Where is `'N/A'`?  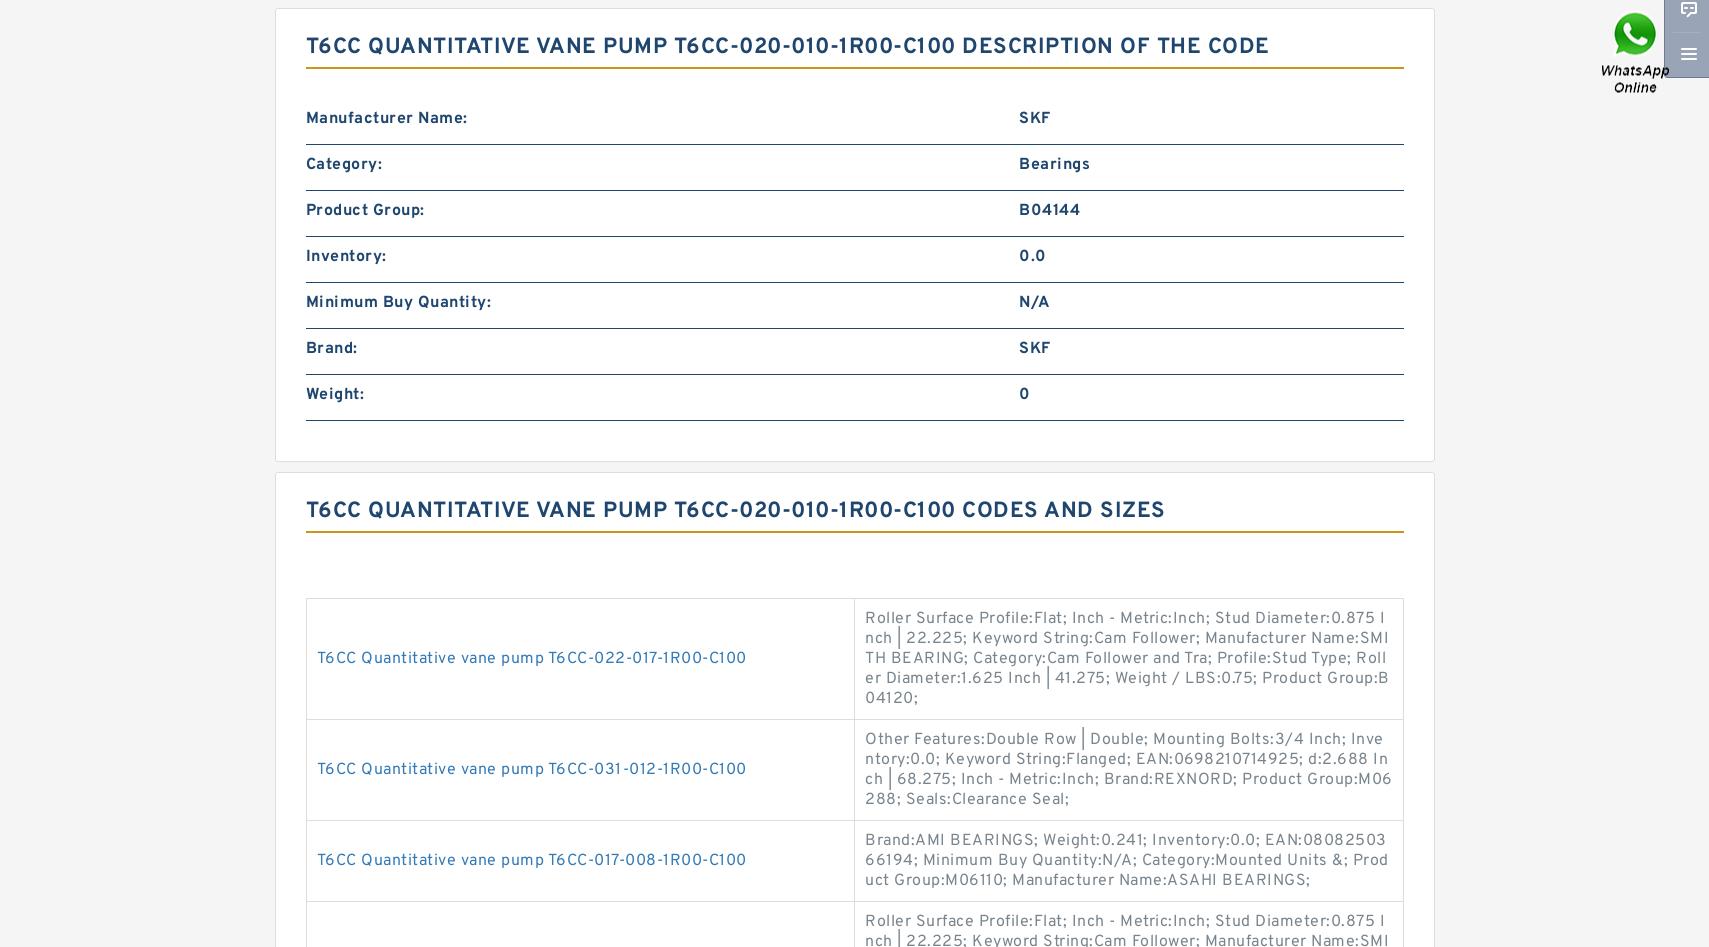
'N/A' is located at coordinates (1033, 302).